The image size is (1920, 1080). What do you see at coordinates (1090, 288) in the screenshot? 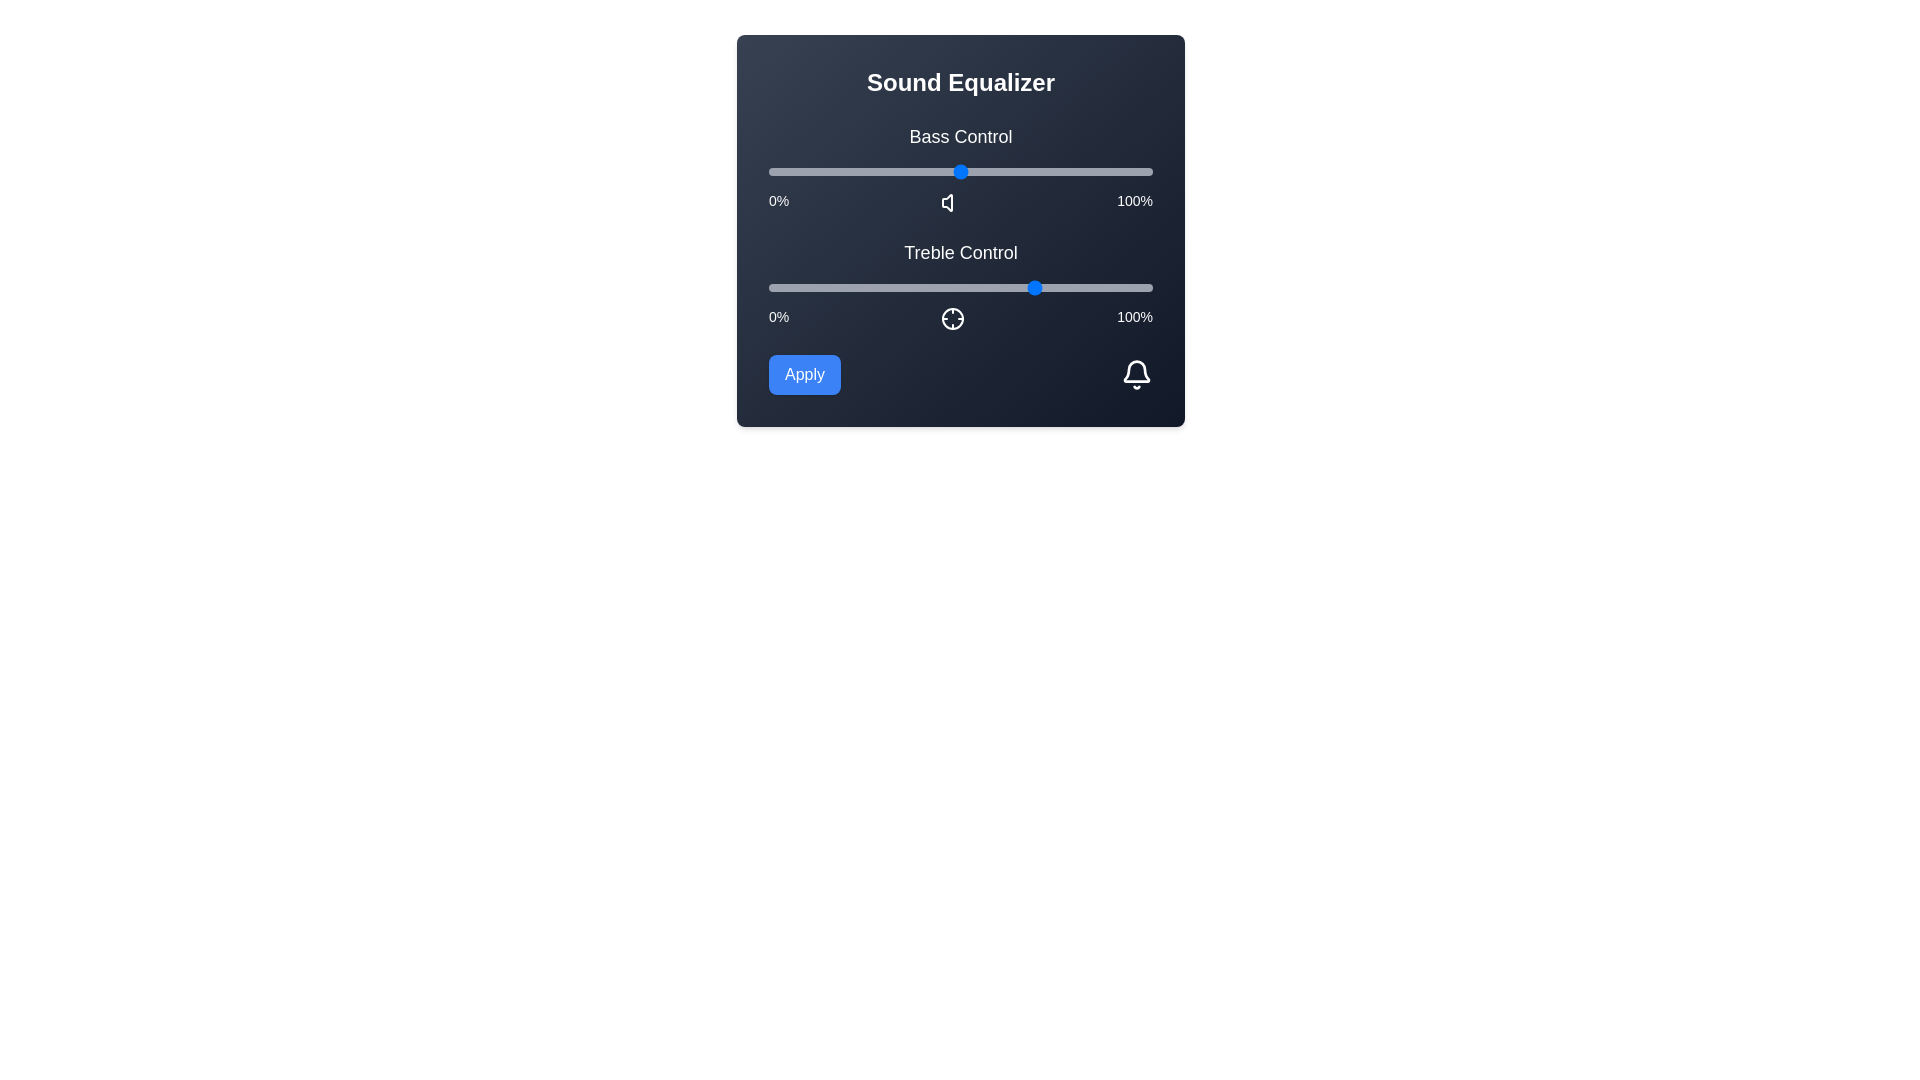
I see `the treble slider to 84%` at bounding box center [1090, 288].